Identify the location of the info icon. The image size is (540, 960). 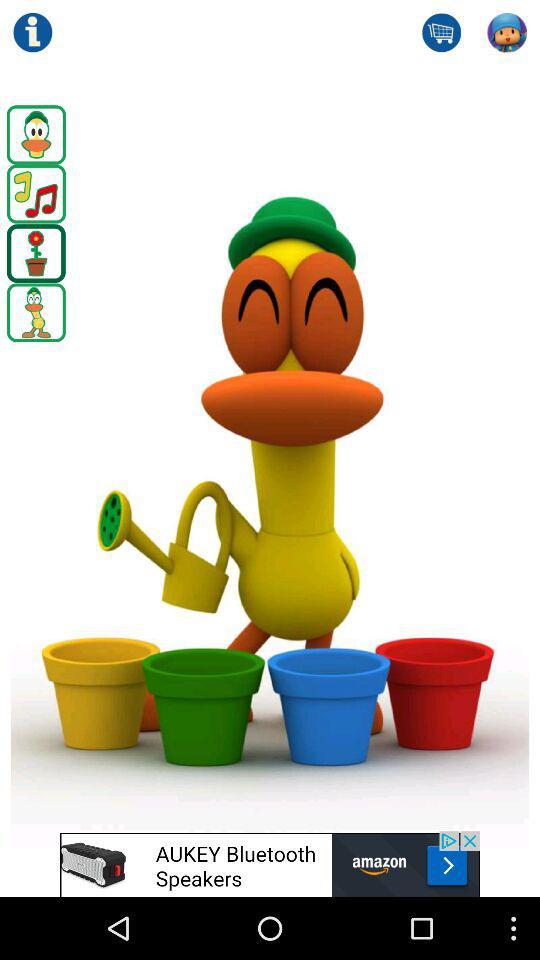
(31, 34).